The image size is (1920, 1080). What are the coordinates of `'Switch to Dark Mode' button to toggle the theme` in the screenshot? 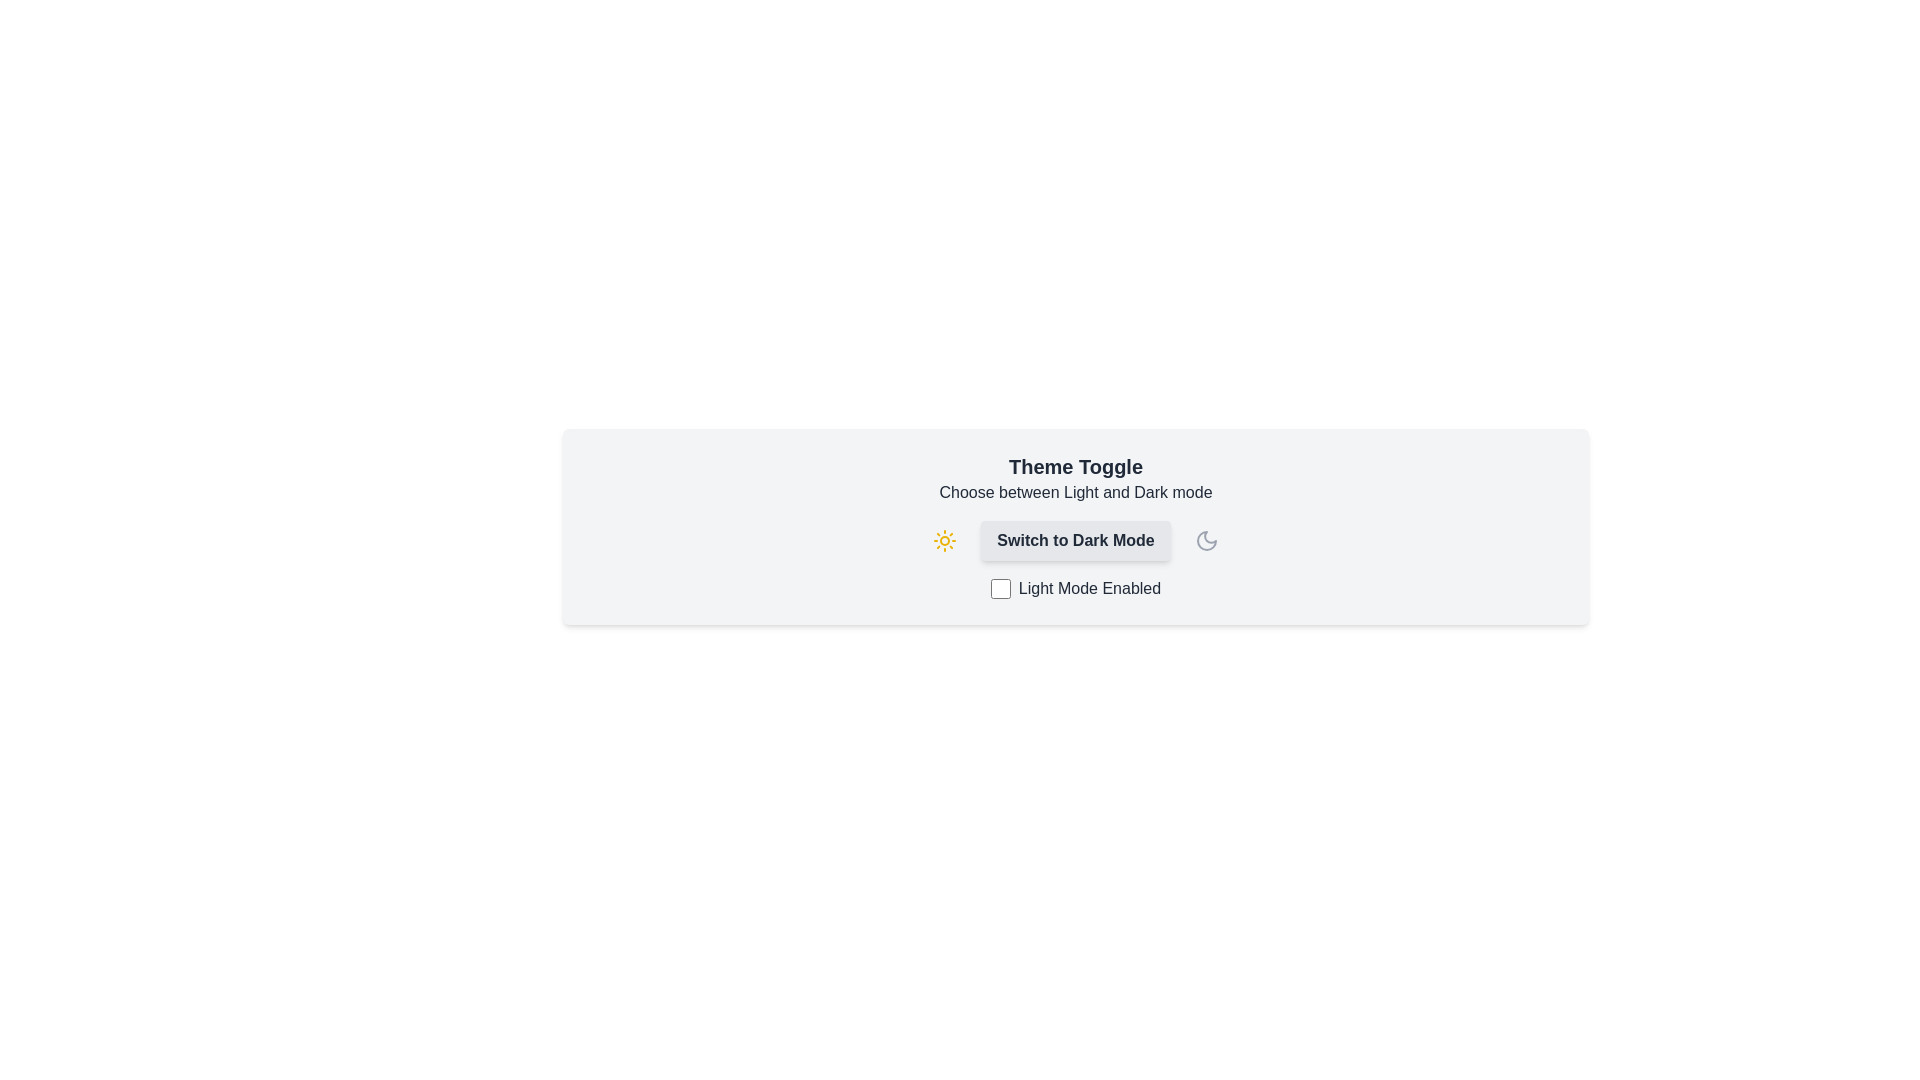 It's located at (1074, 540).